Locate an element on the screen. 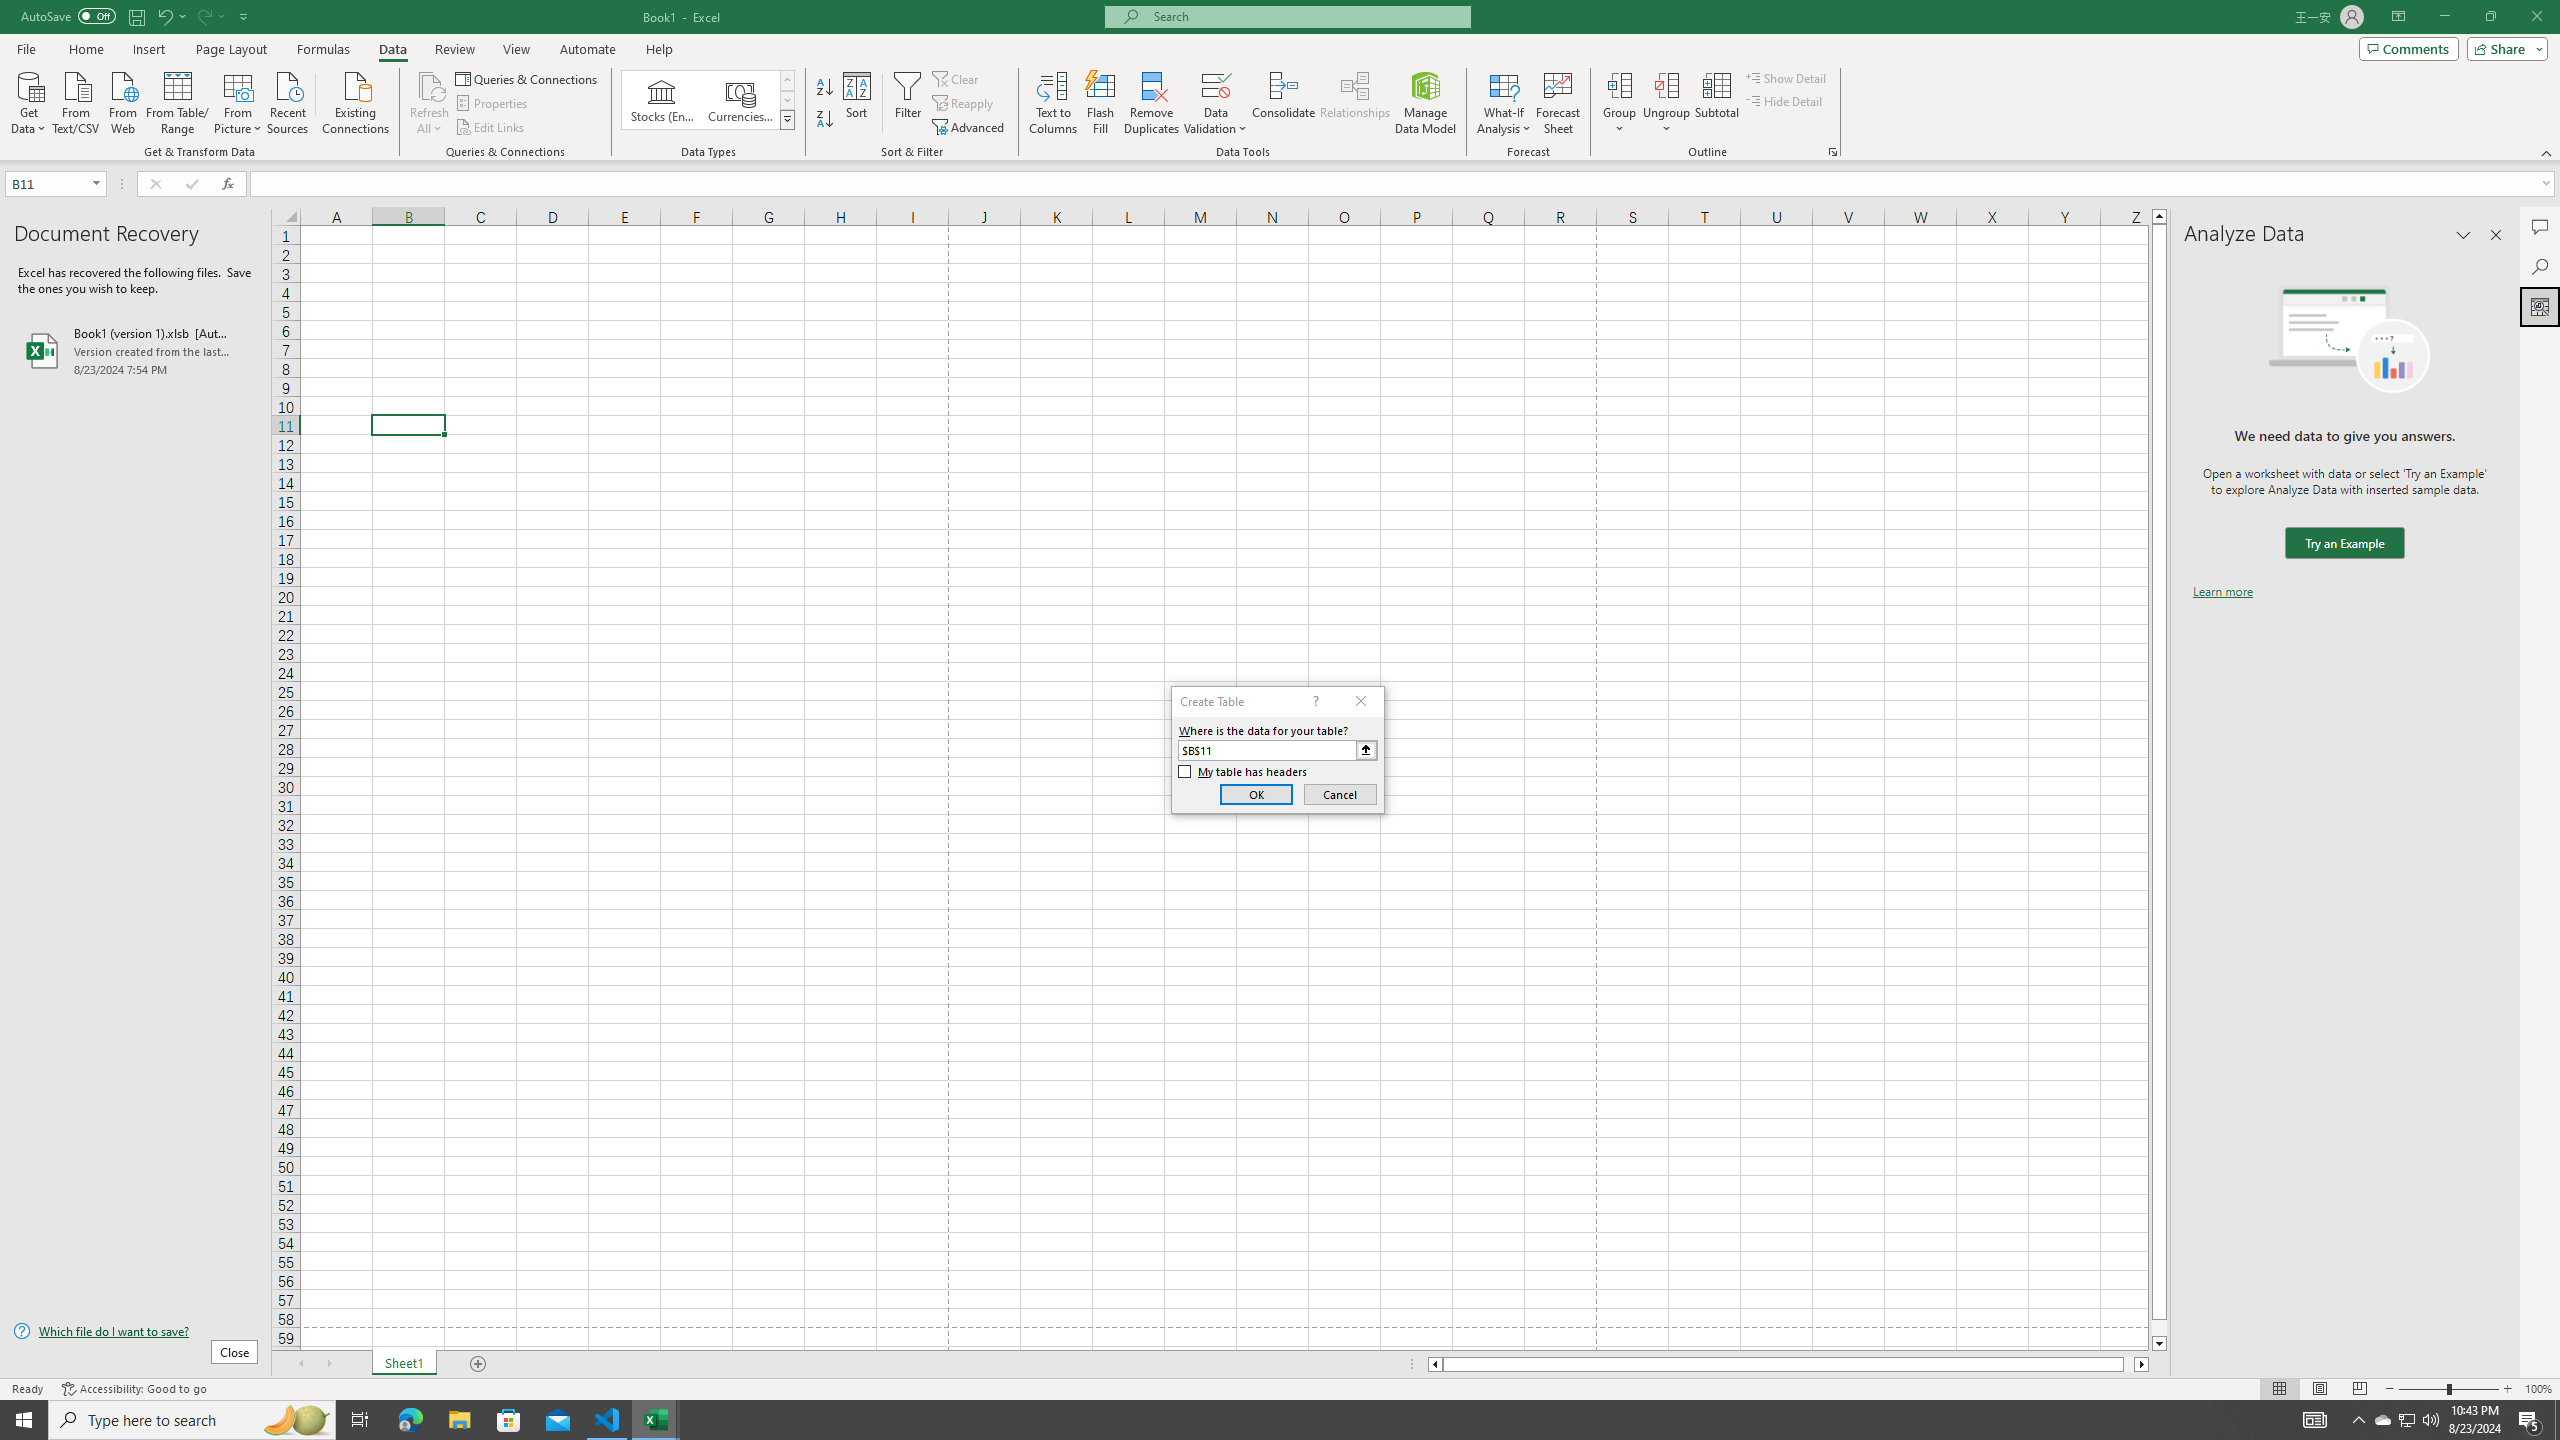 Image resolution: width=2560 pixels, height=1440 pixels. 'From Table/Range' is located at coordinates (176, 100).